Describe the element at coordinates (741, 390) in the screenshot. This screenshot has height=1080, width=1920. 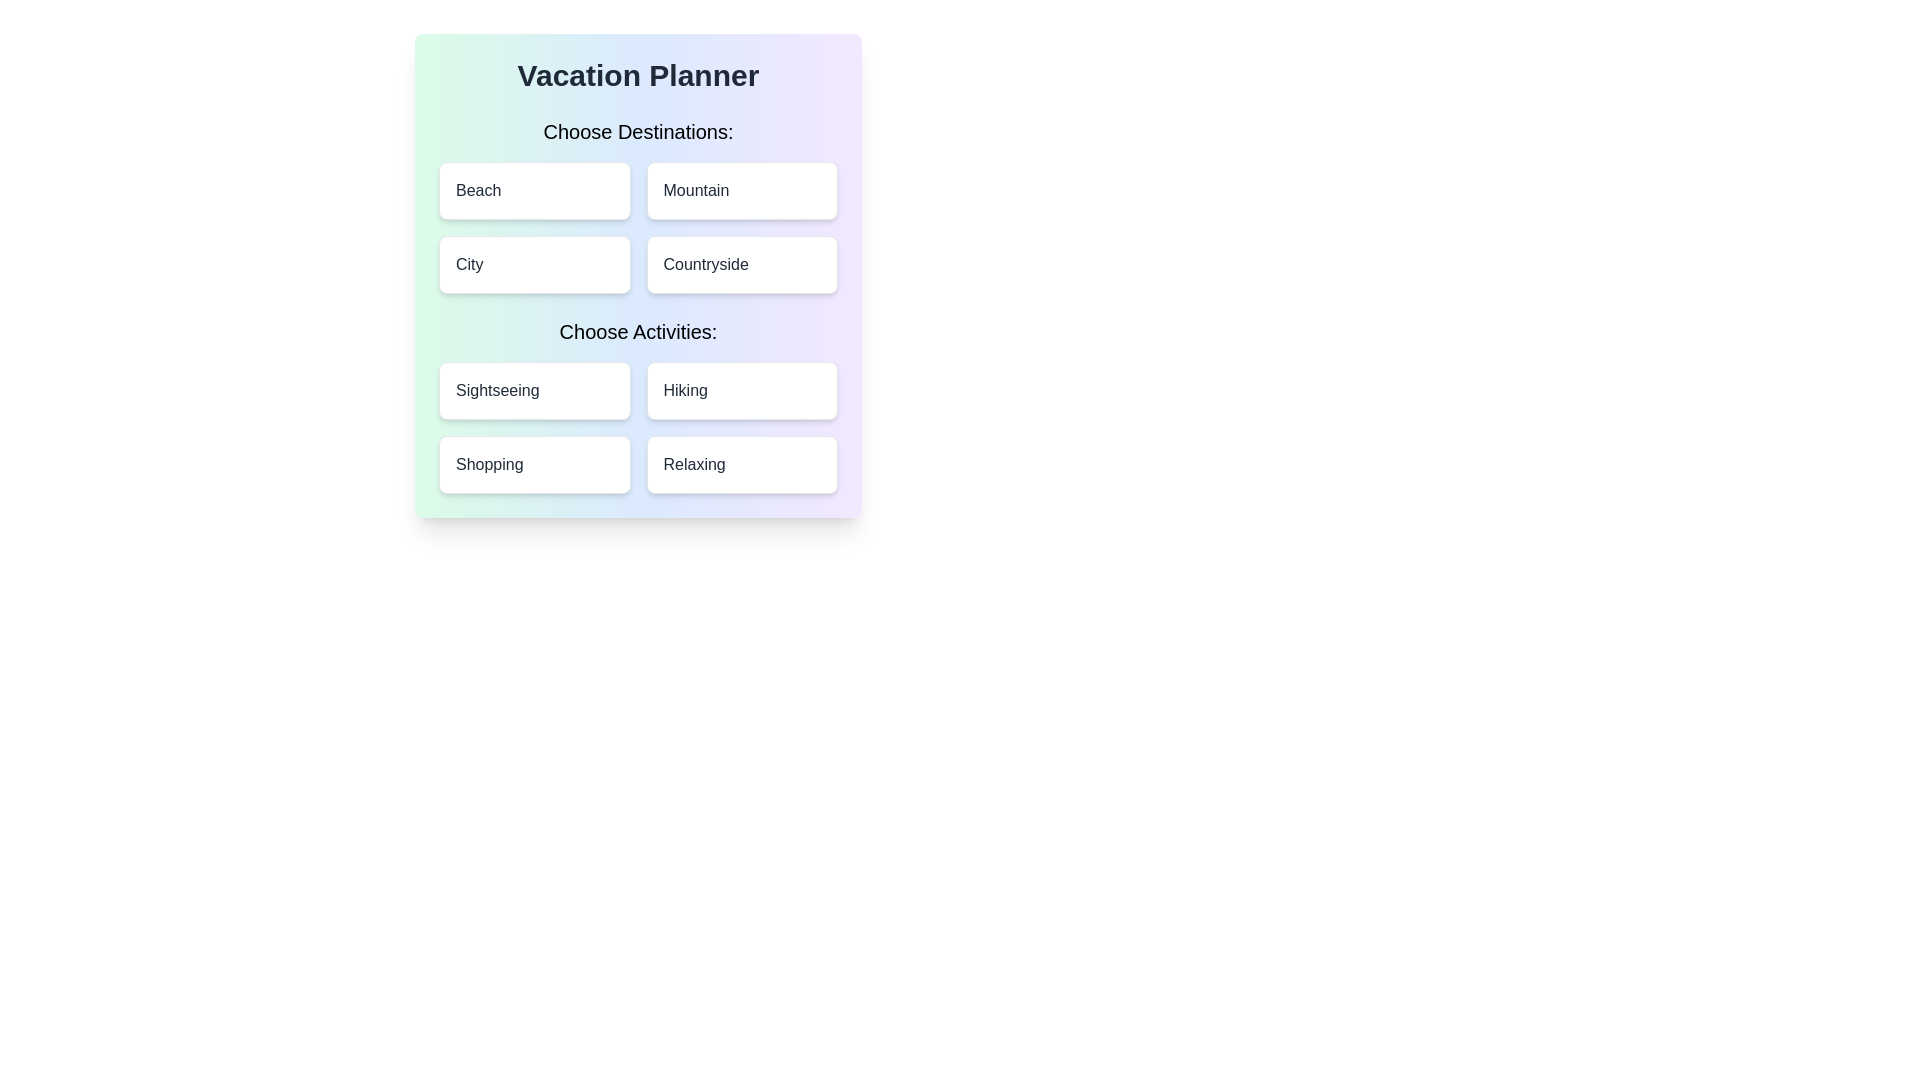
I see `the 'Hiking' button, which is a rectangular button with rounded corners, styled with a white background and a gray border` at that location.